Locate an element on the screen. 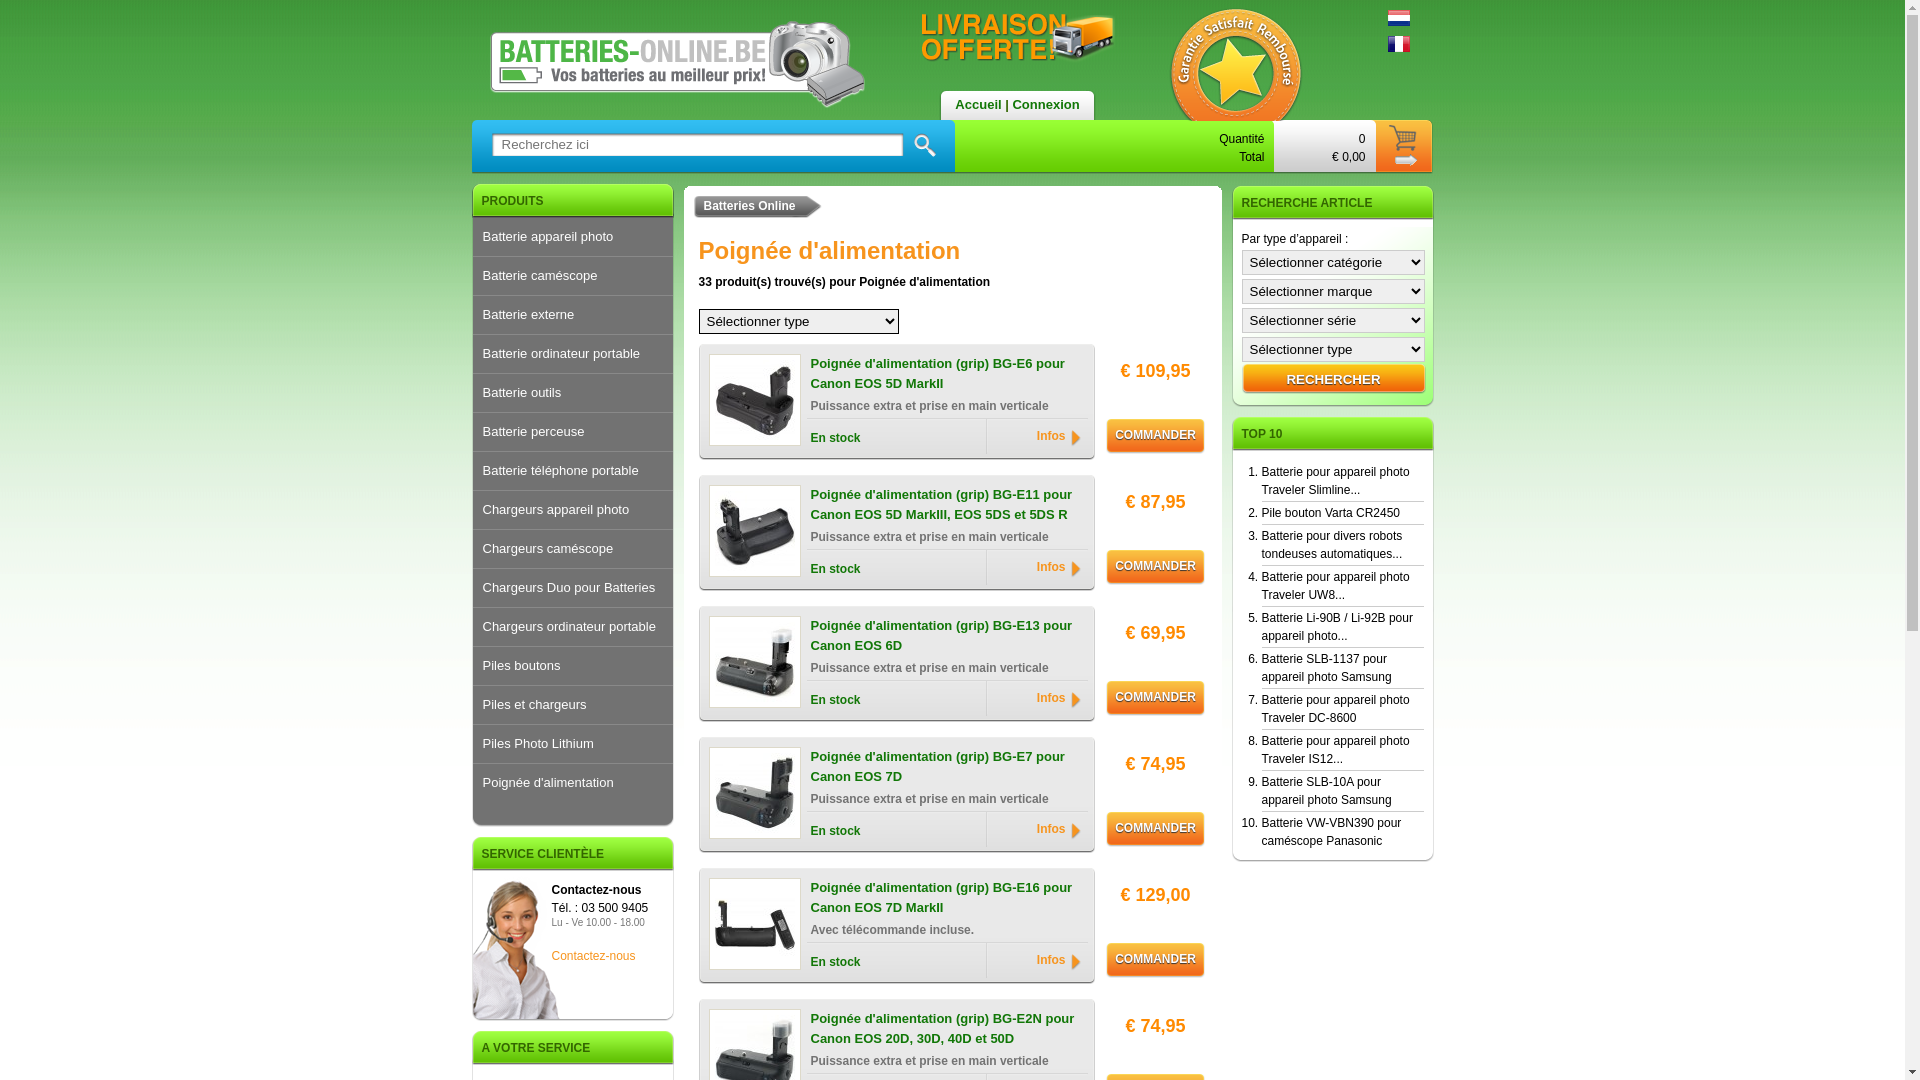 The width and height of the screenshot is (1920, 1080). 'Batterie perceuse' is located at coordinates (570, 431).